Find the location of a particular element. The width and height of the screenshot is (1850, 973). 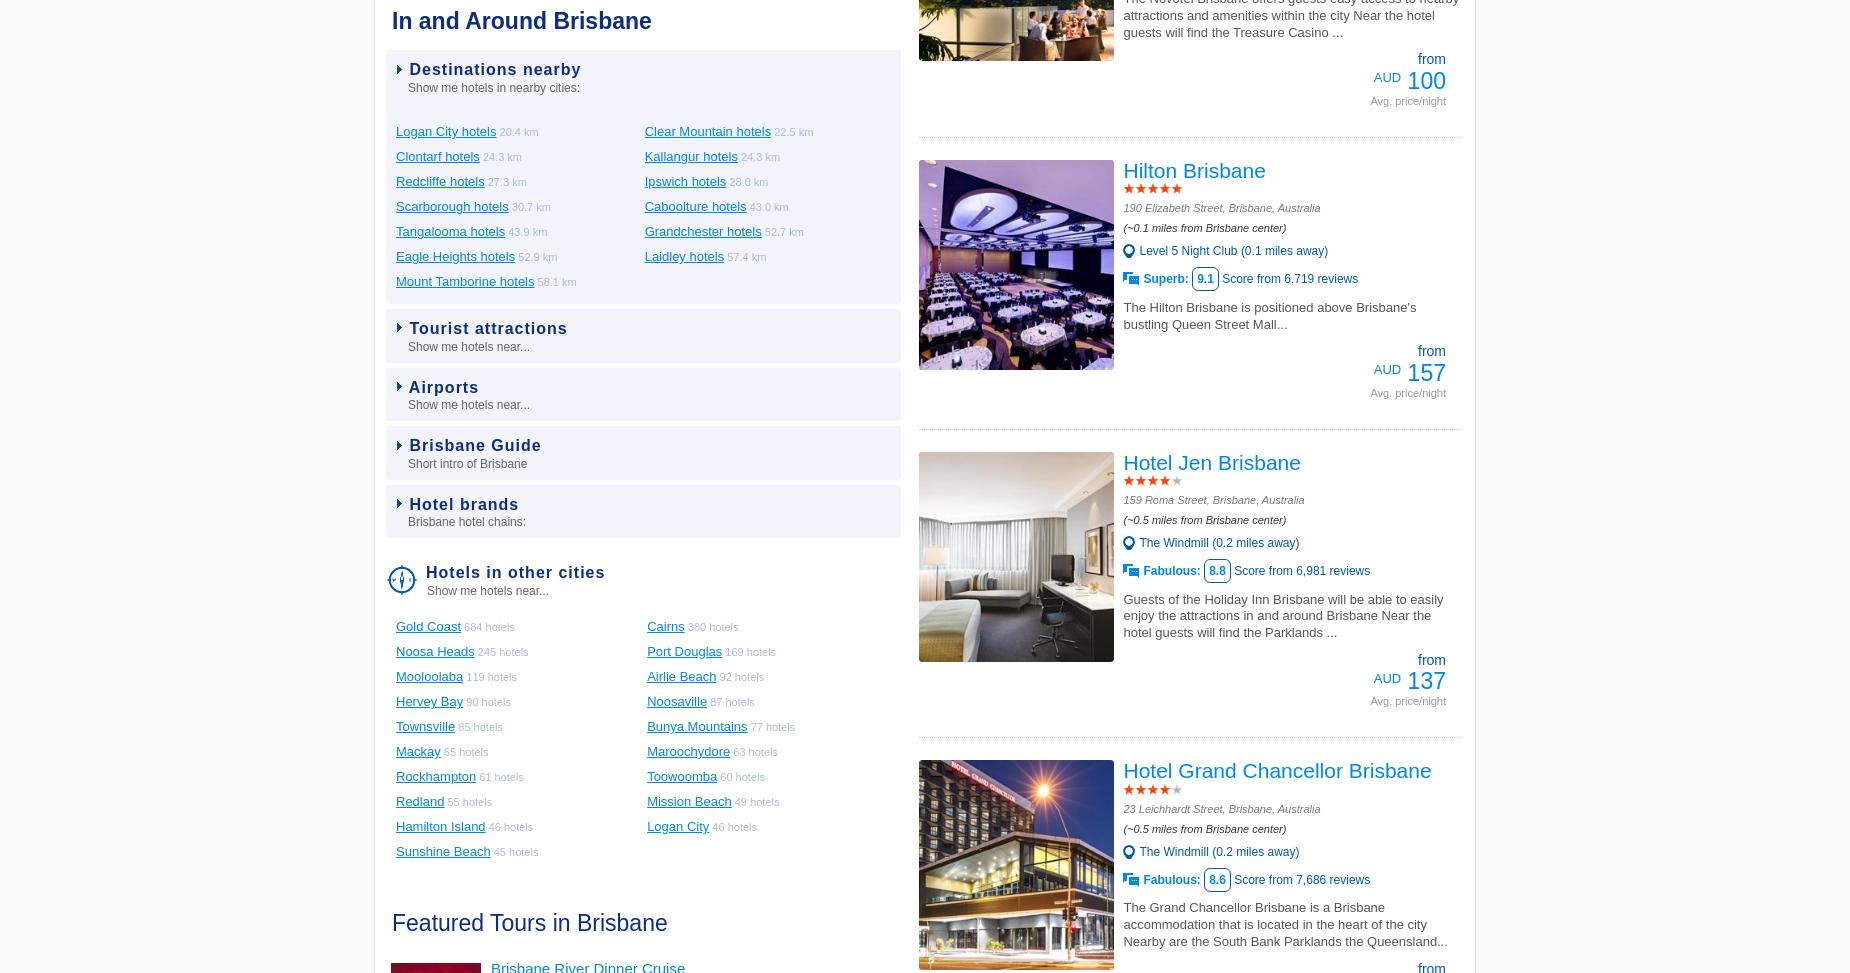

'Tourist attractions' is located at coordinates (485, 328).